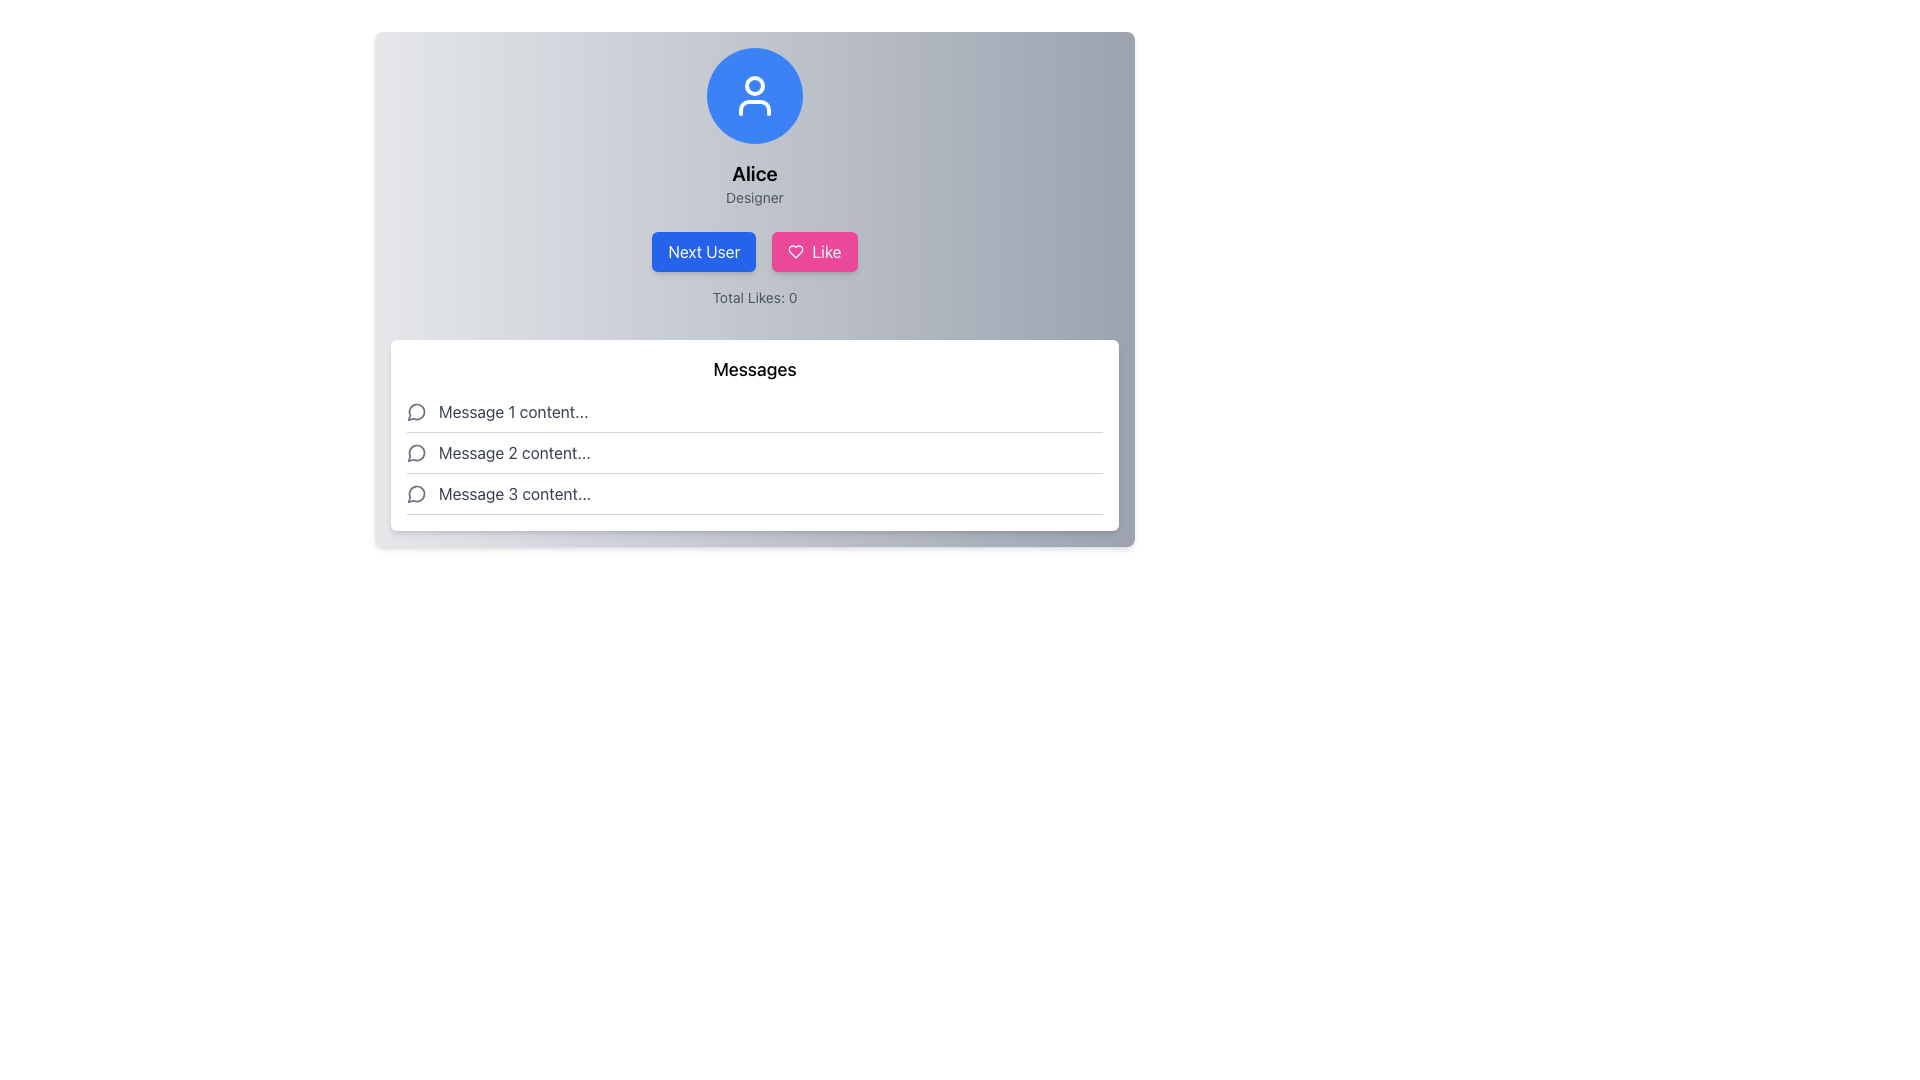 This screenshot has height=1080, width=1920. What do you see at coordinates (753, 197) in the screenshot?
I see `the text label reading 'Designer', which is styled in a smaller gray font and positioned below the name 'Alice'` at bounding box center [753, 197].